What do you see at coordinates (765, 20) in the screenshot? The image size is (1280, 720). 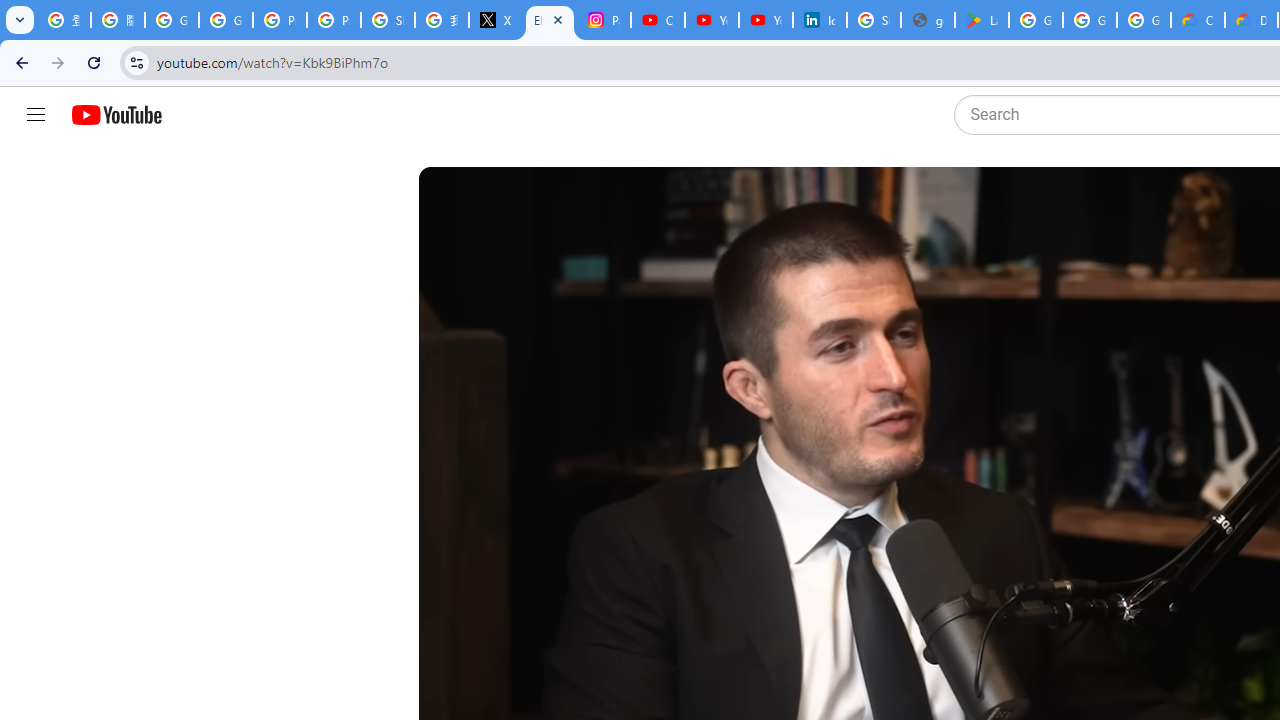 I see `'YouTube Culture & Trends - YouTube Top 10, 2021'` at bounding box center [765, 20].